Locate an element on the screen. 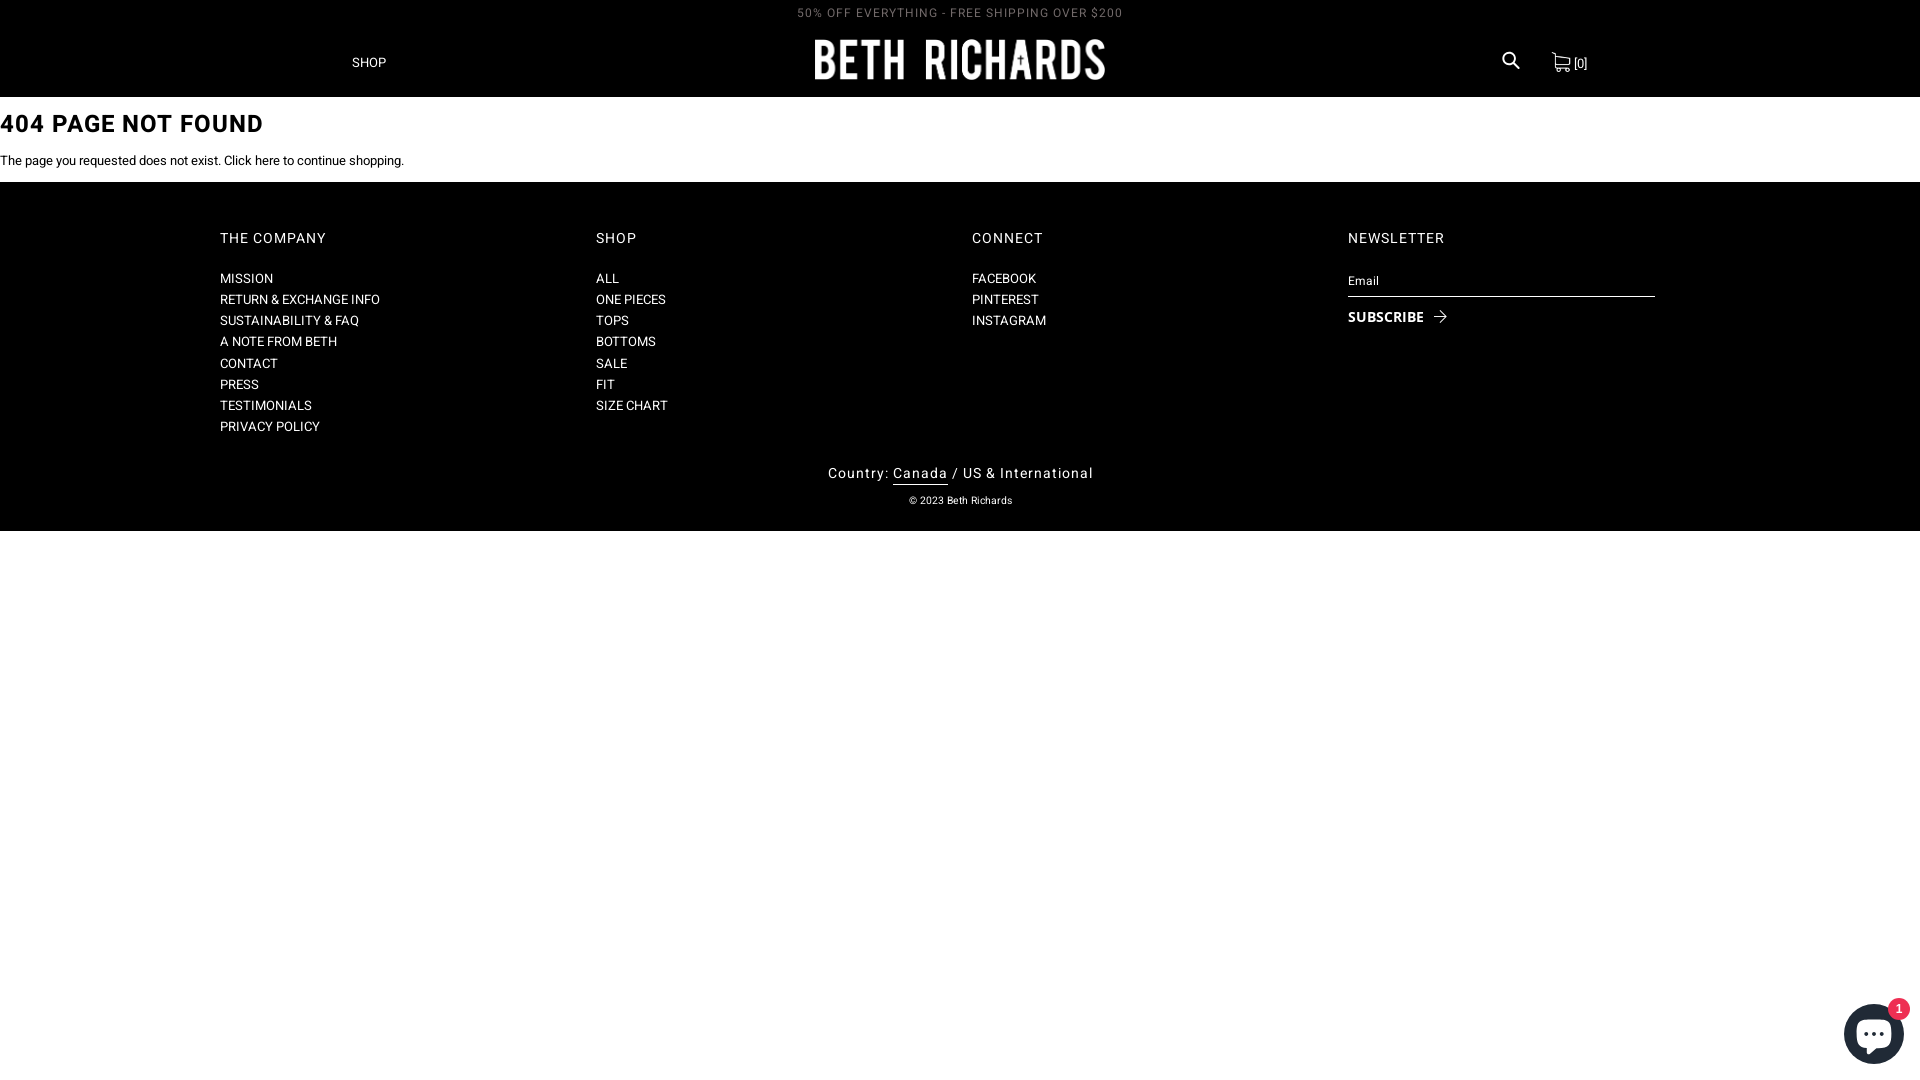 The image size is (1920, 1080). 'here' is located at coordinates (266, 159).